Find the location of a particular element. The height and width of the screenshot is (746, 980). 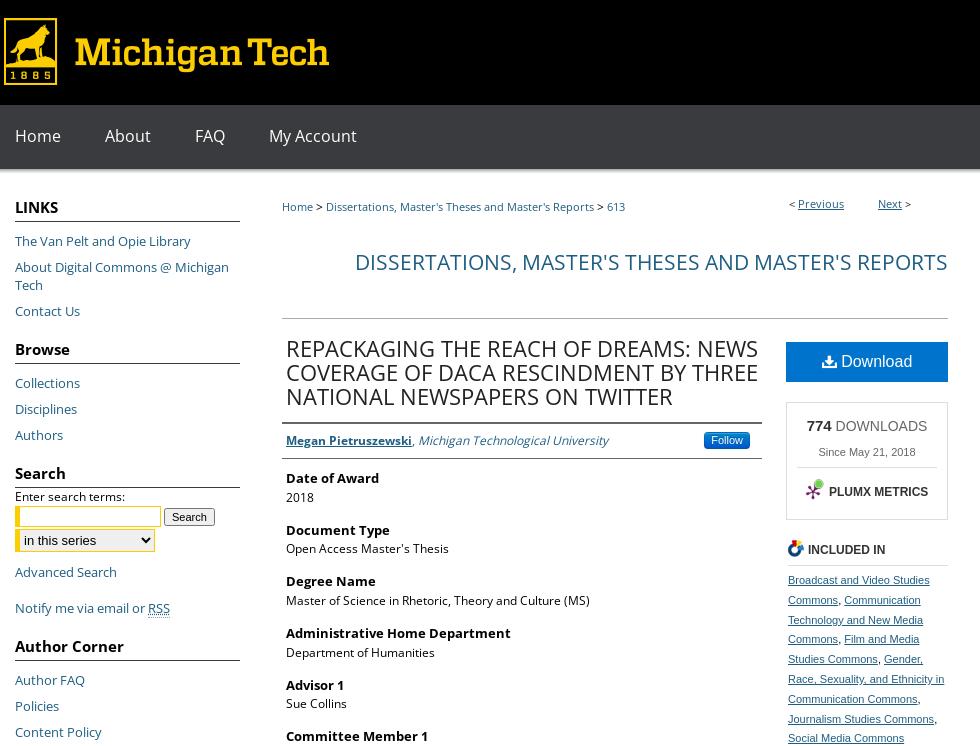

'Author FAQ' is located at coordinates (49, 679).